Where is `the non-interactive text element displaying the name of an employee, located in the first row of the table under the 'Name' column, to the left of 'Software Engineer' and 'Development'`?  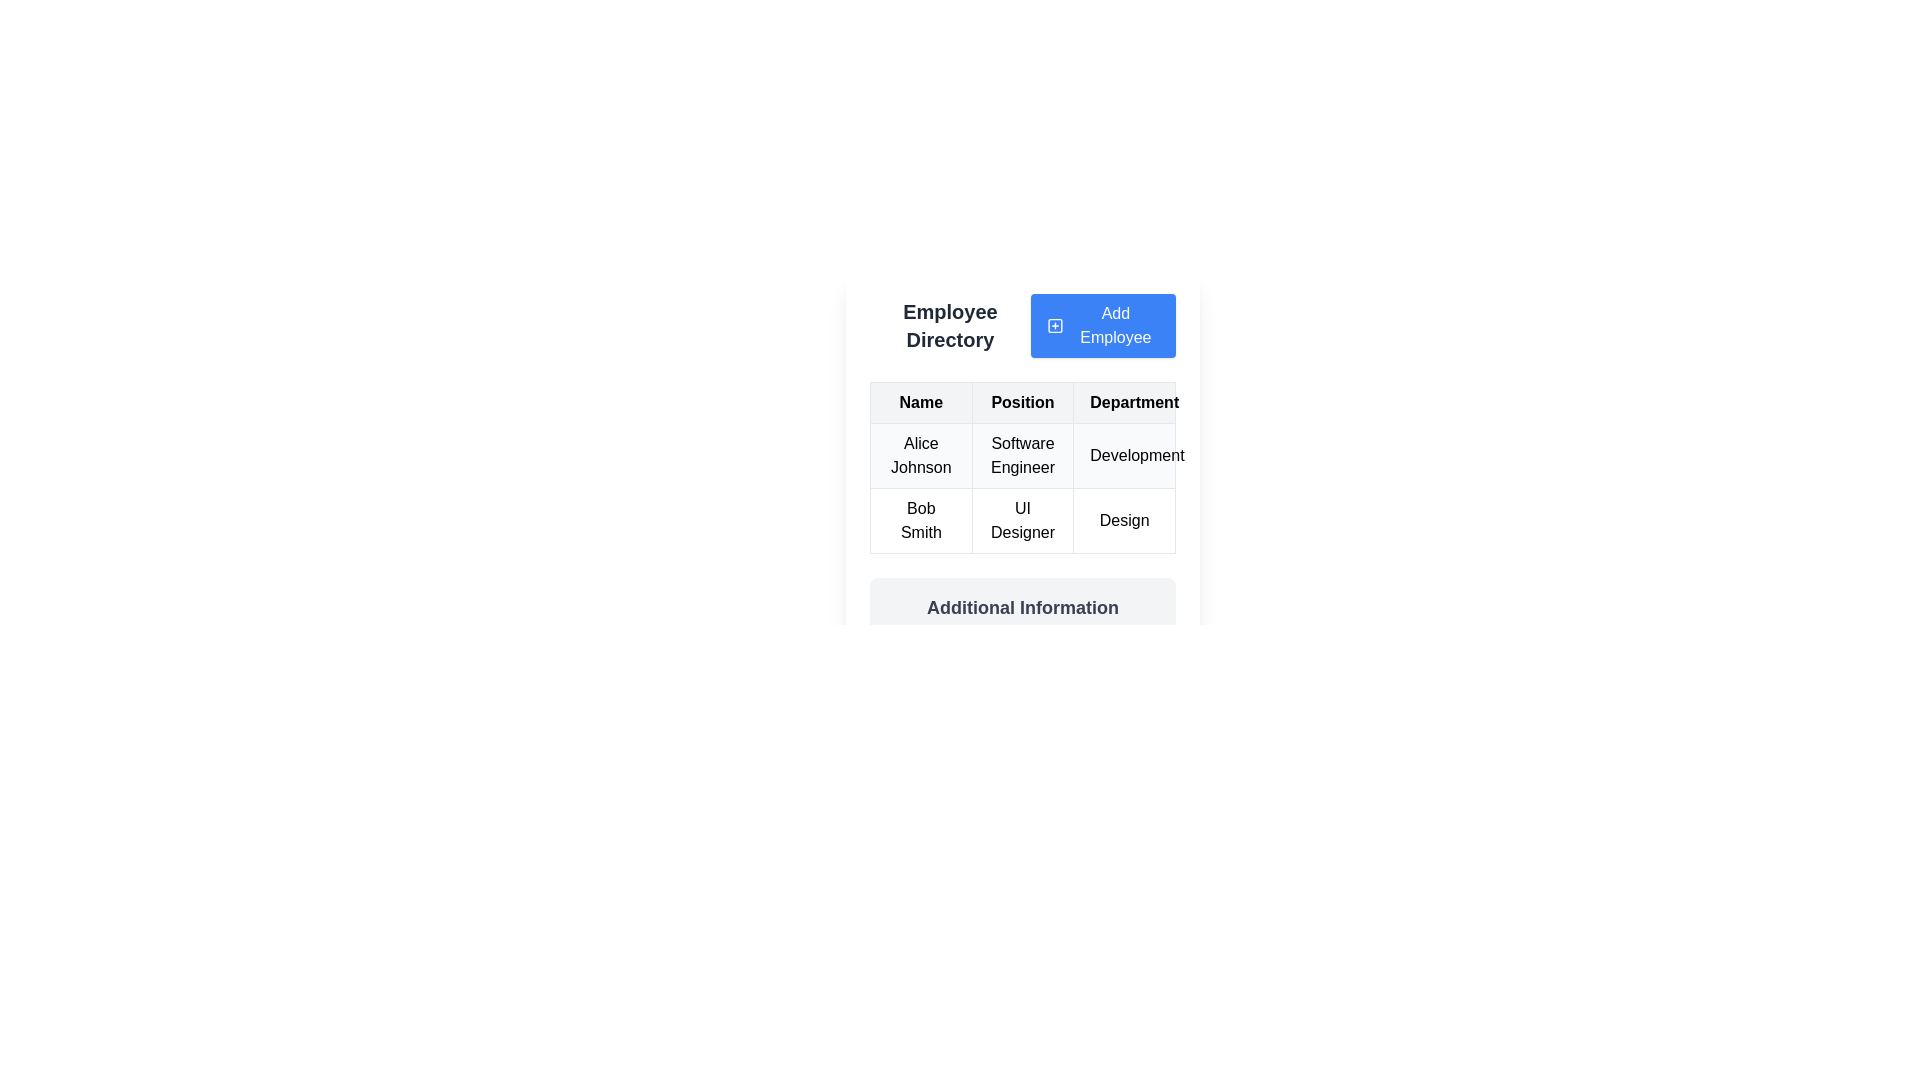
the non-interactive text element displaying the name of an employee, located in the first row of the table under the 'Name' column, to the left of 'Software Engineer' and 'Development' is located at coordinates (920, 455).